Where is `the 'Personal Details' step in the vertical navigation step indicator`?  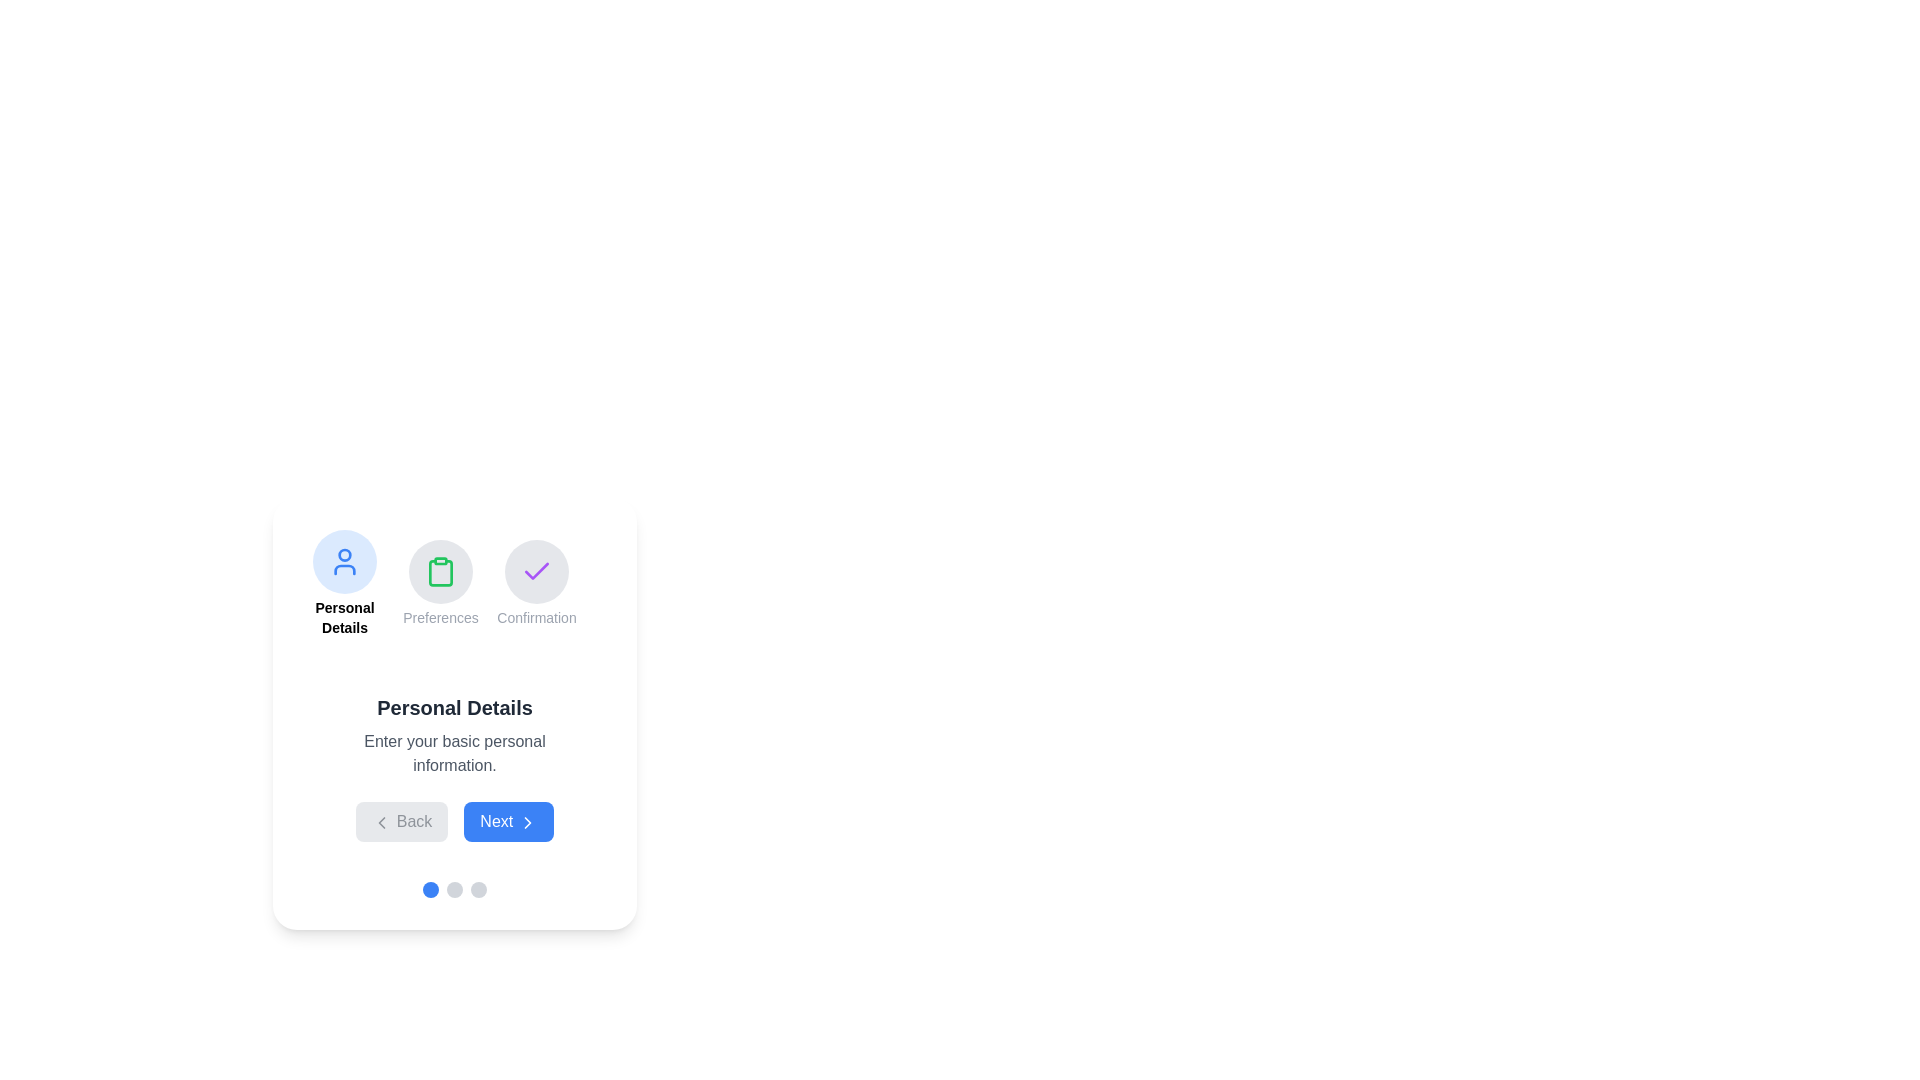 the 'Personal Details' step in the vertical navigation step indicator is located at coordinates (345, 583).